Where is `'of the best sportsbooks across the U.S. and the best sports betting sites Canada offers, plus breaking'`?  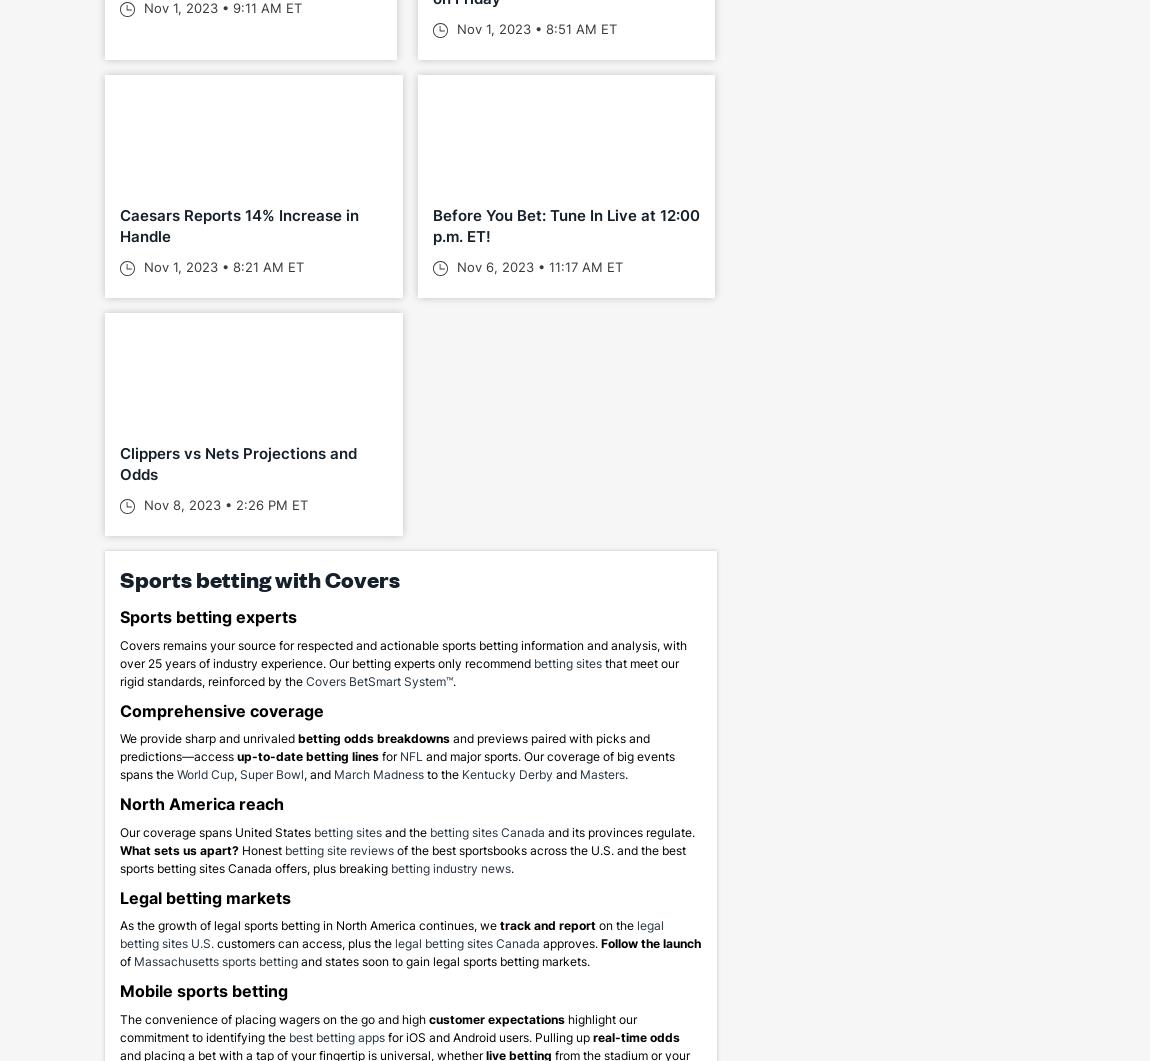
'of the best sportsbooks across the U.S. and the best sports betting sites Canada offers, plus breaking' is located at coordinates (402, 858).